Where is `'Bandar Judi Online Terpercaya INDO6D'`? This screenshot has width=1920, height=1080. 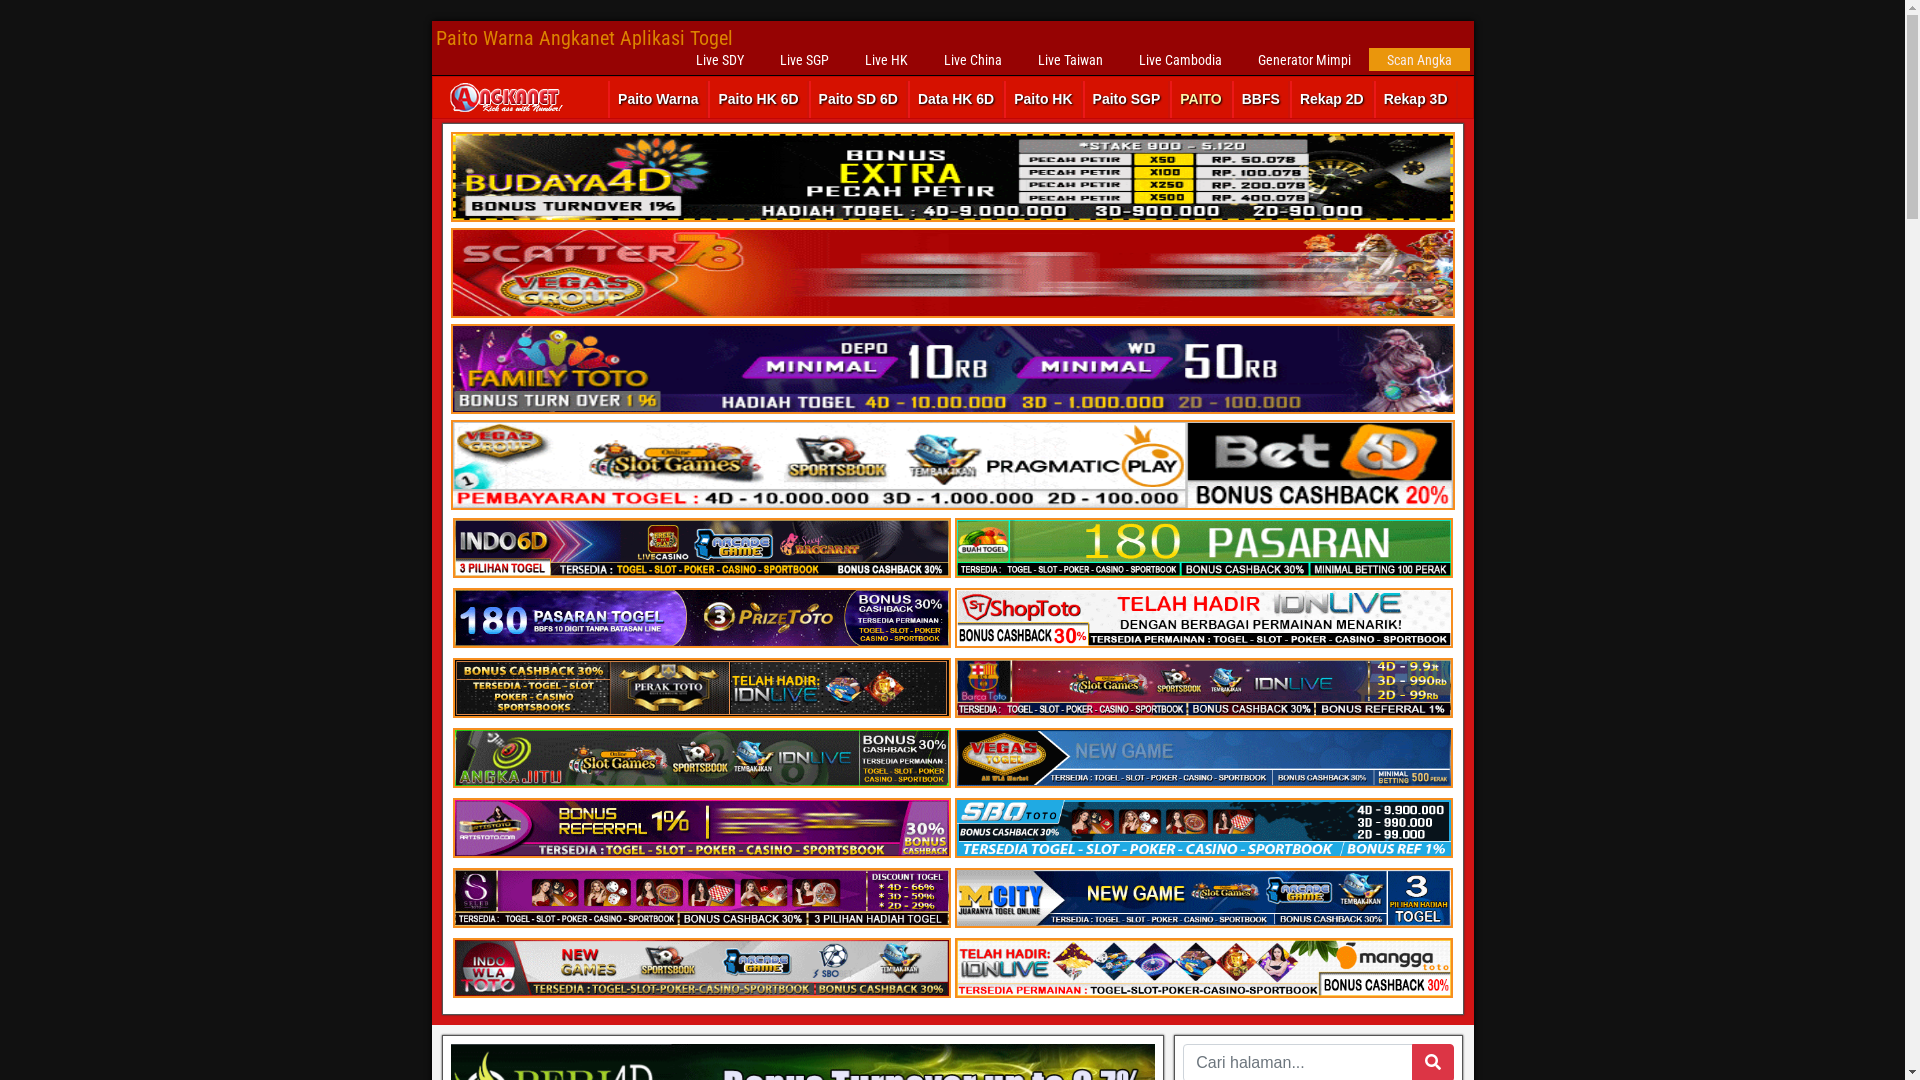
'Bandar Judi Online Terpercaya INDO6D' is located at coordinates (700, 547).